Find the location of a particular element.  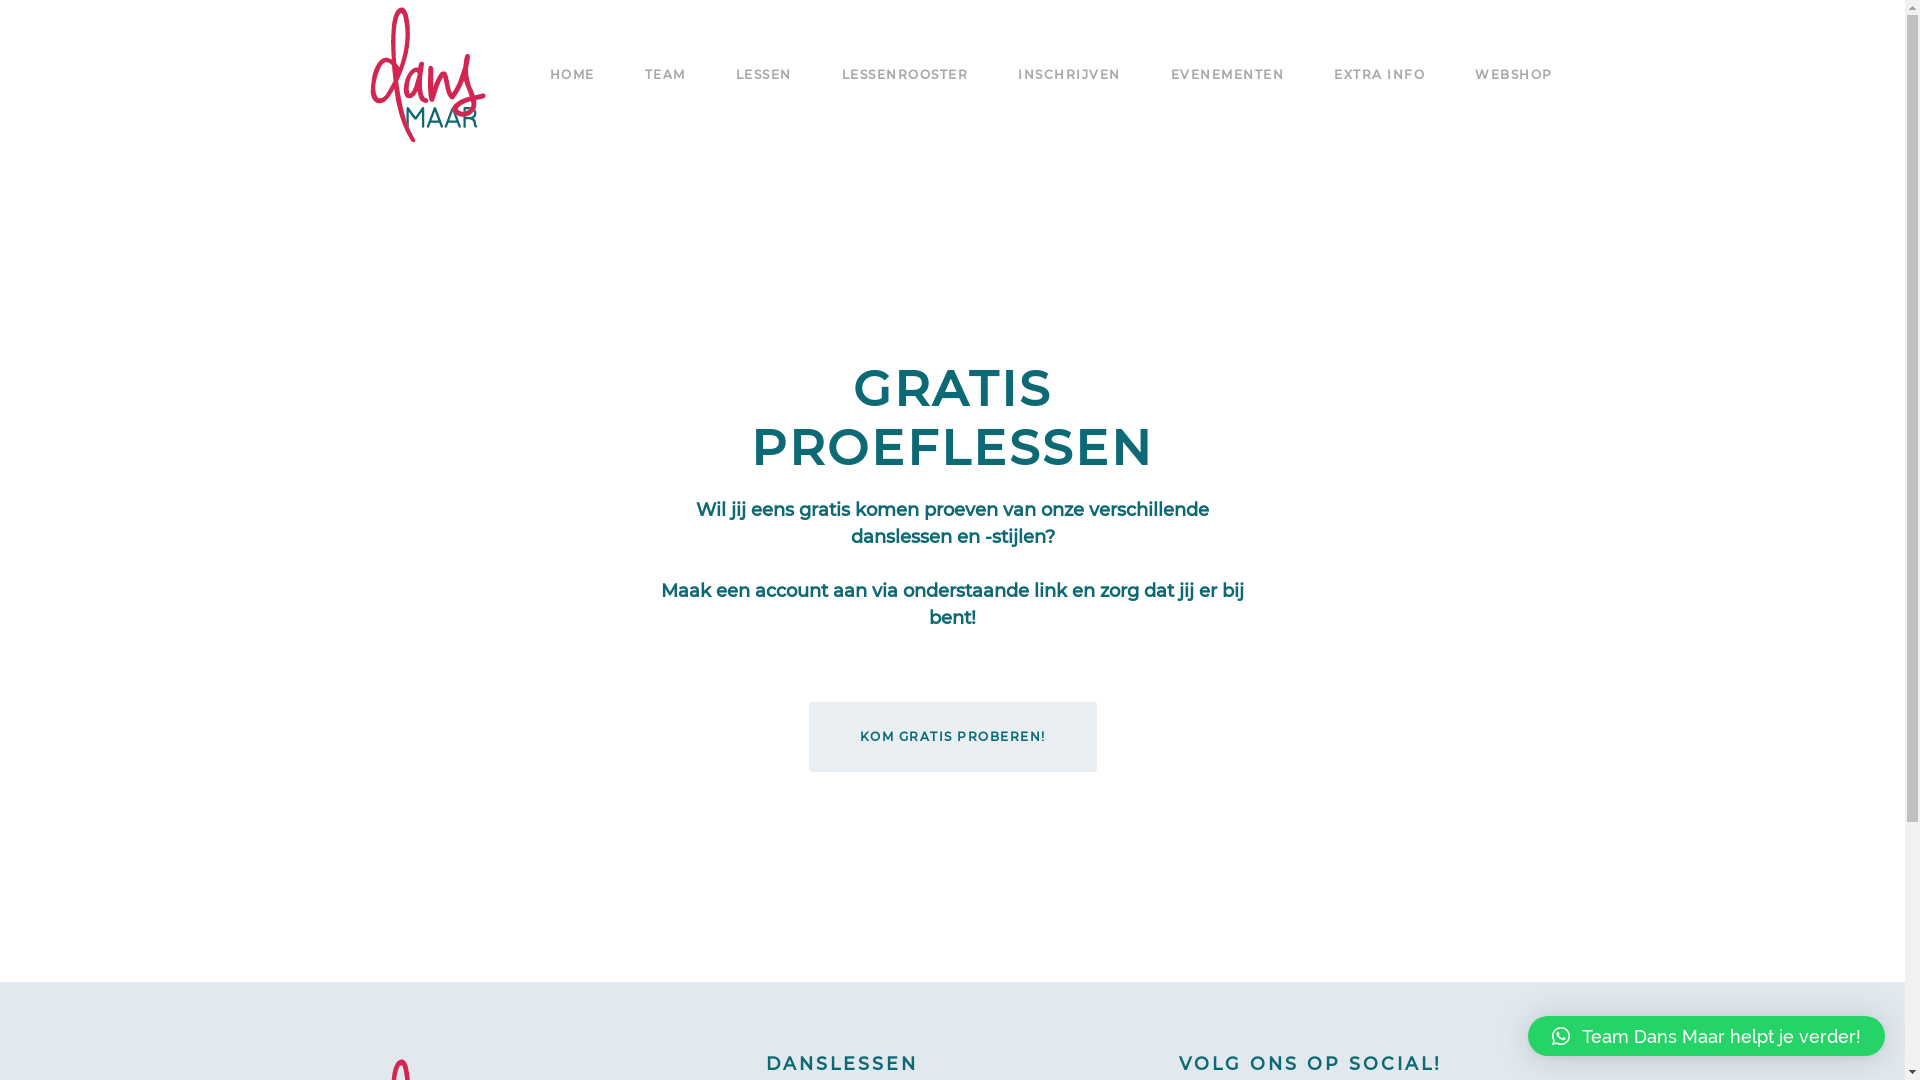

'KOM GRATIS PROBEREN!' is located at coordinates (950, 736).